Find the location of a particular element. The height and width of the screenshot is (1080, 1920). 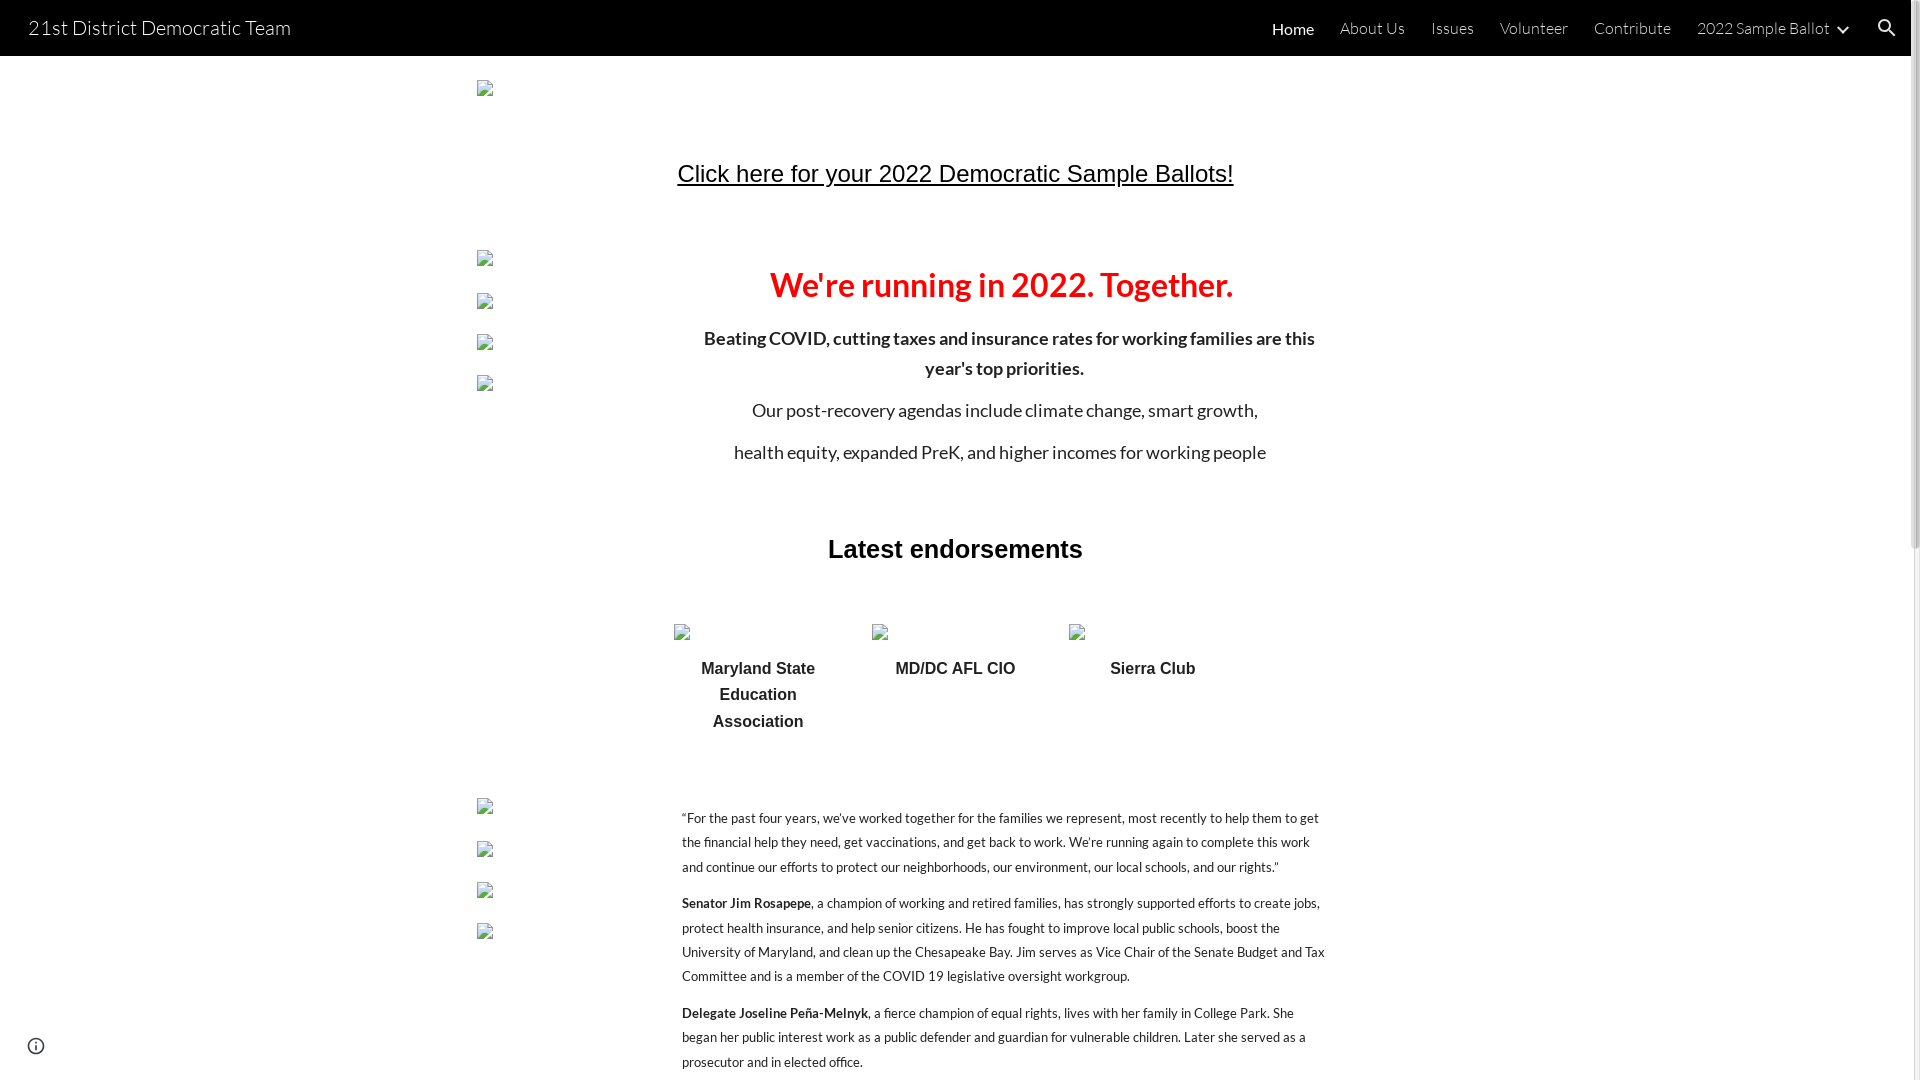

'2022 Sample Ballot' is located at coordinates (1696, 27).